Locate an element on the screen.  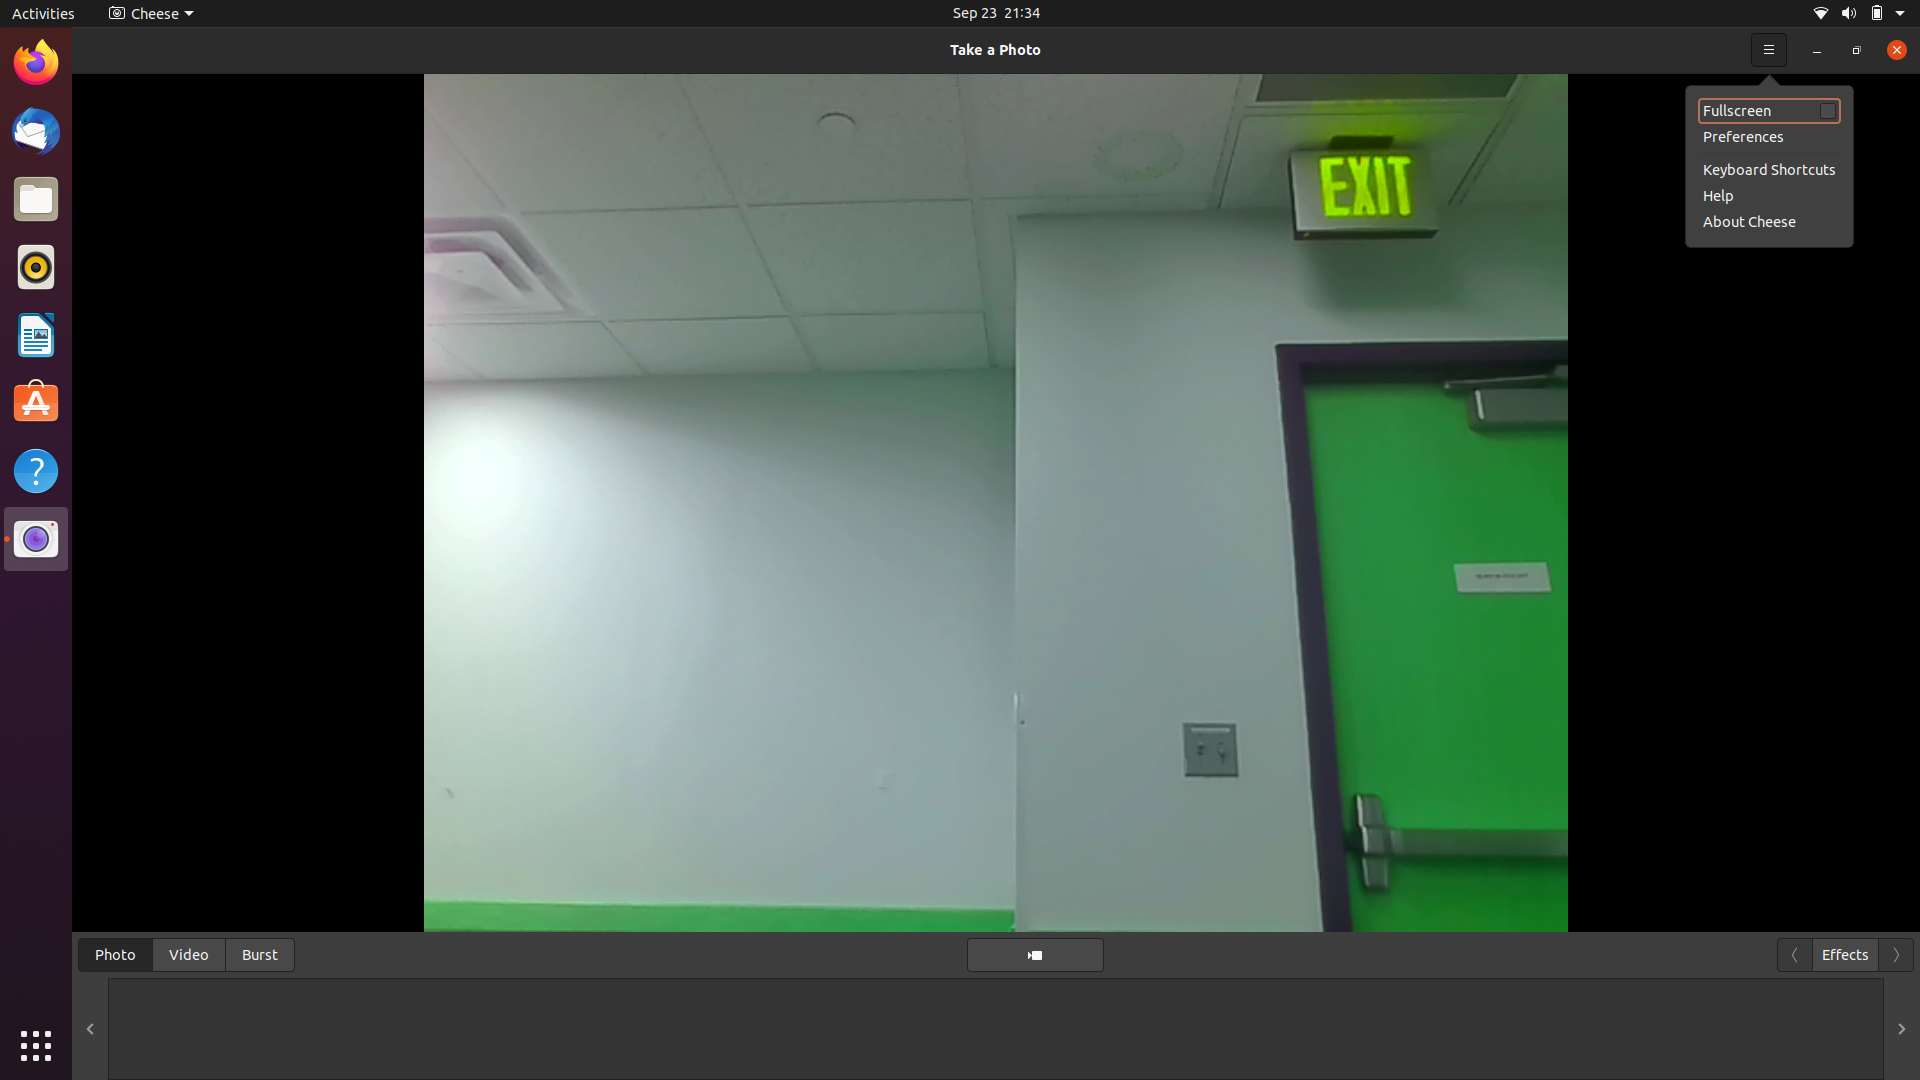
the help option is located at coordinates (1766, 195).